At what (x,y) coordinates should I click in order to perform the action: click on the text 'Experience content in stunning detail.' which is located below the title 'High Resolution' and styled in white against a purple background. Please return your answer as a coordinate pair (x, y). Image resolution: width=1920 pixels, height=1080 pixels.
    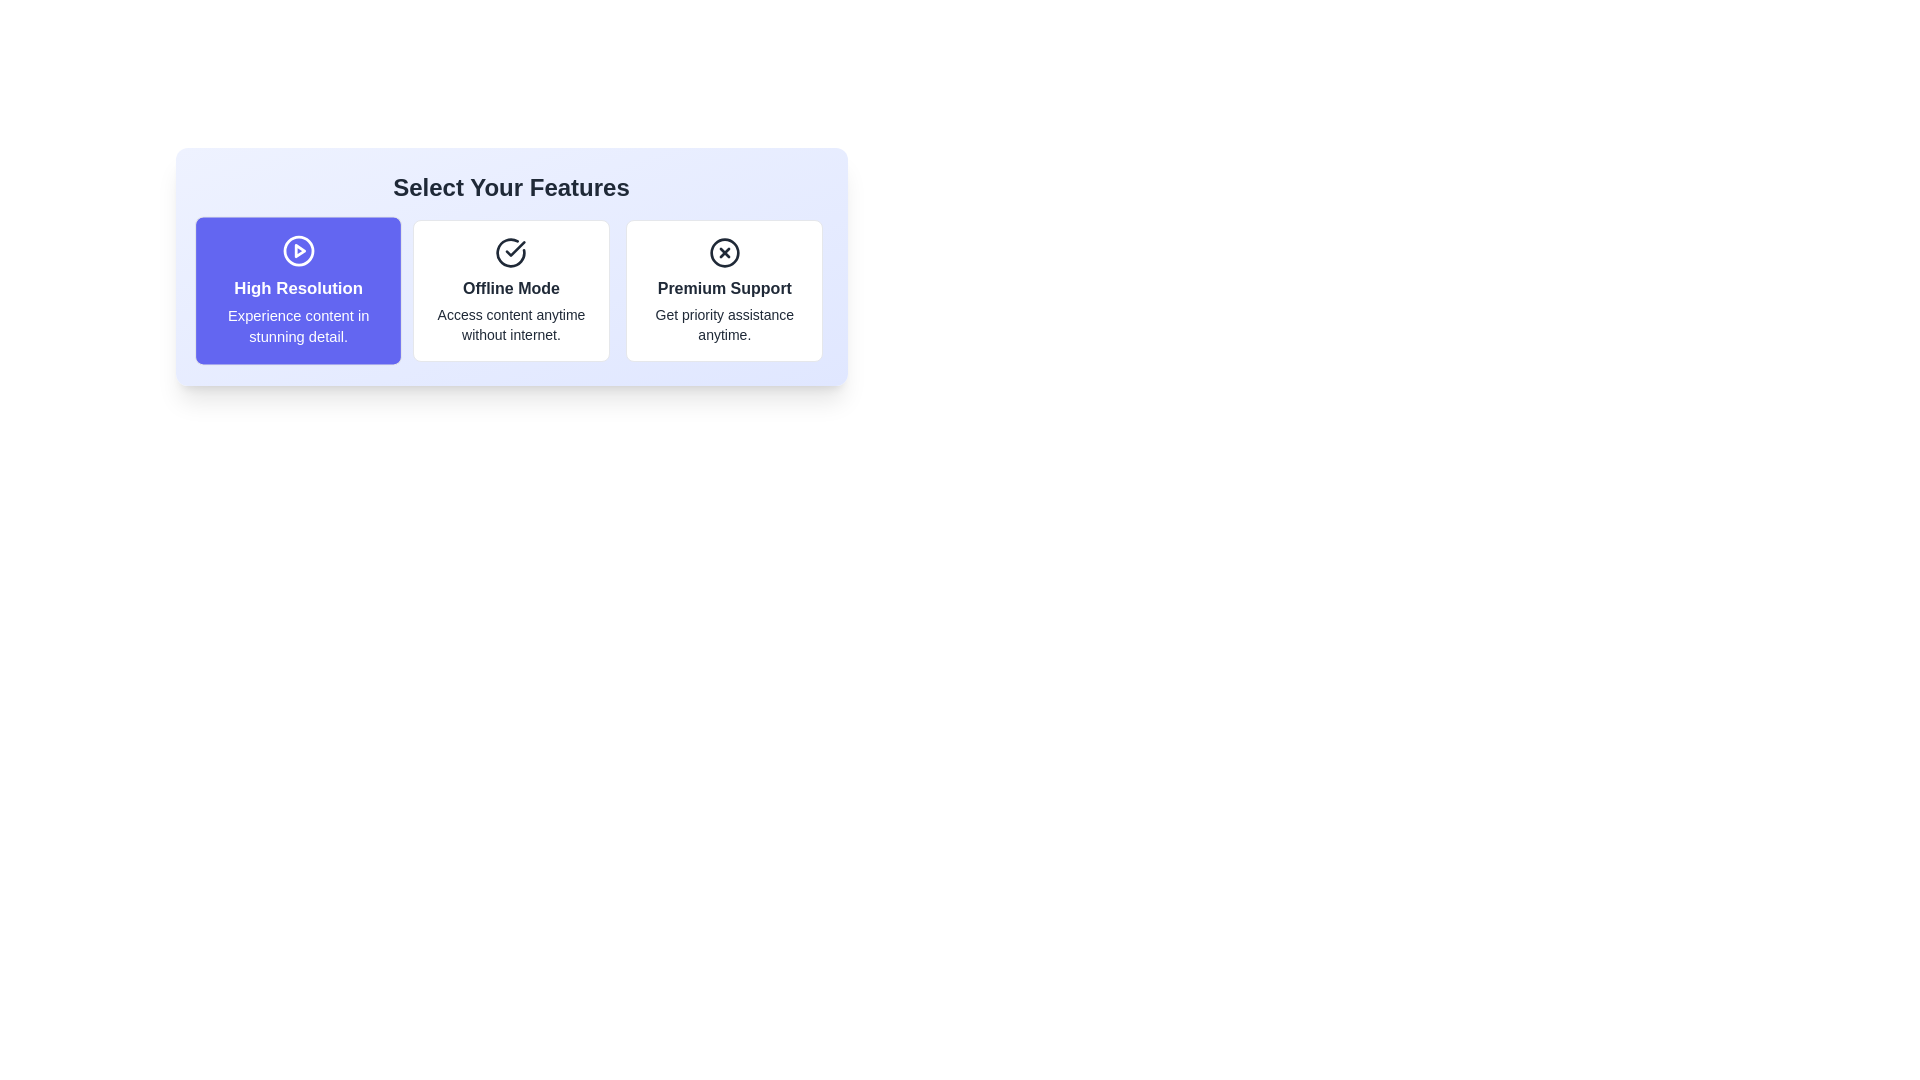
    Looking at the image, I should click on (297, 325).